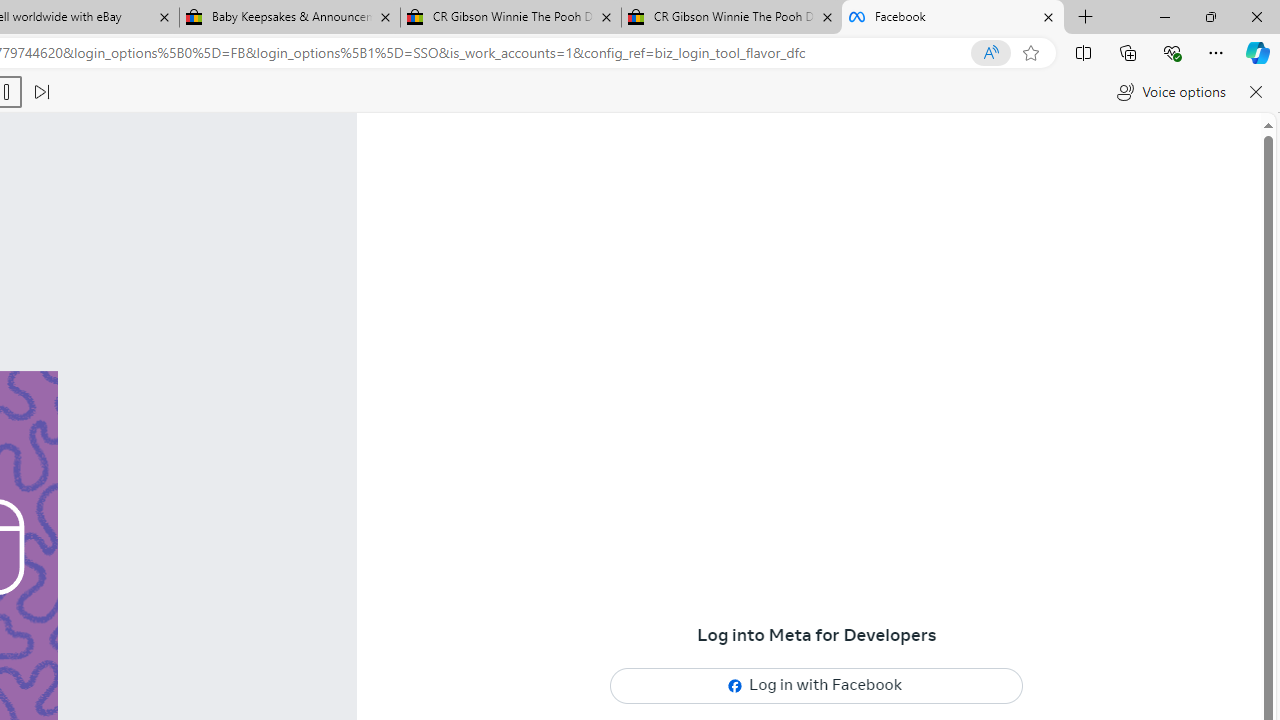 This screenshot has height=720, width=1280. Describe the element at coordinates (817, 684) in the screenshot. I see `'Log in with Facebook'` at that location.